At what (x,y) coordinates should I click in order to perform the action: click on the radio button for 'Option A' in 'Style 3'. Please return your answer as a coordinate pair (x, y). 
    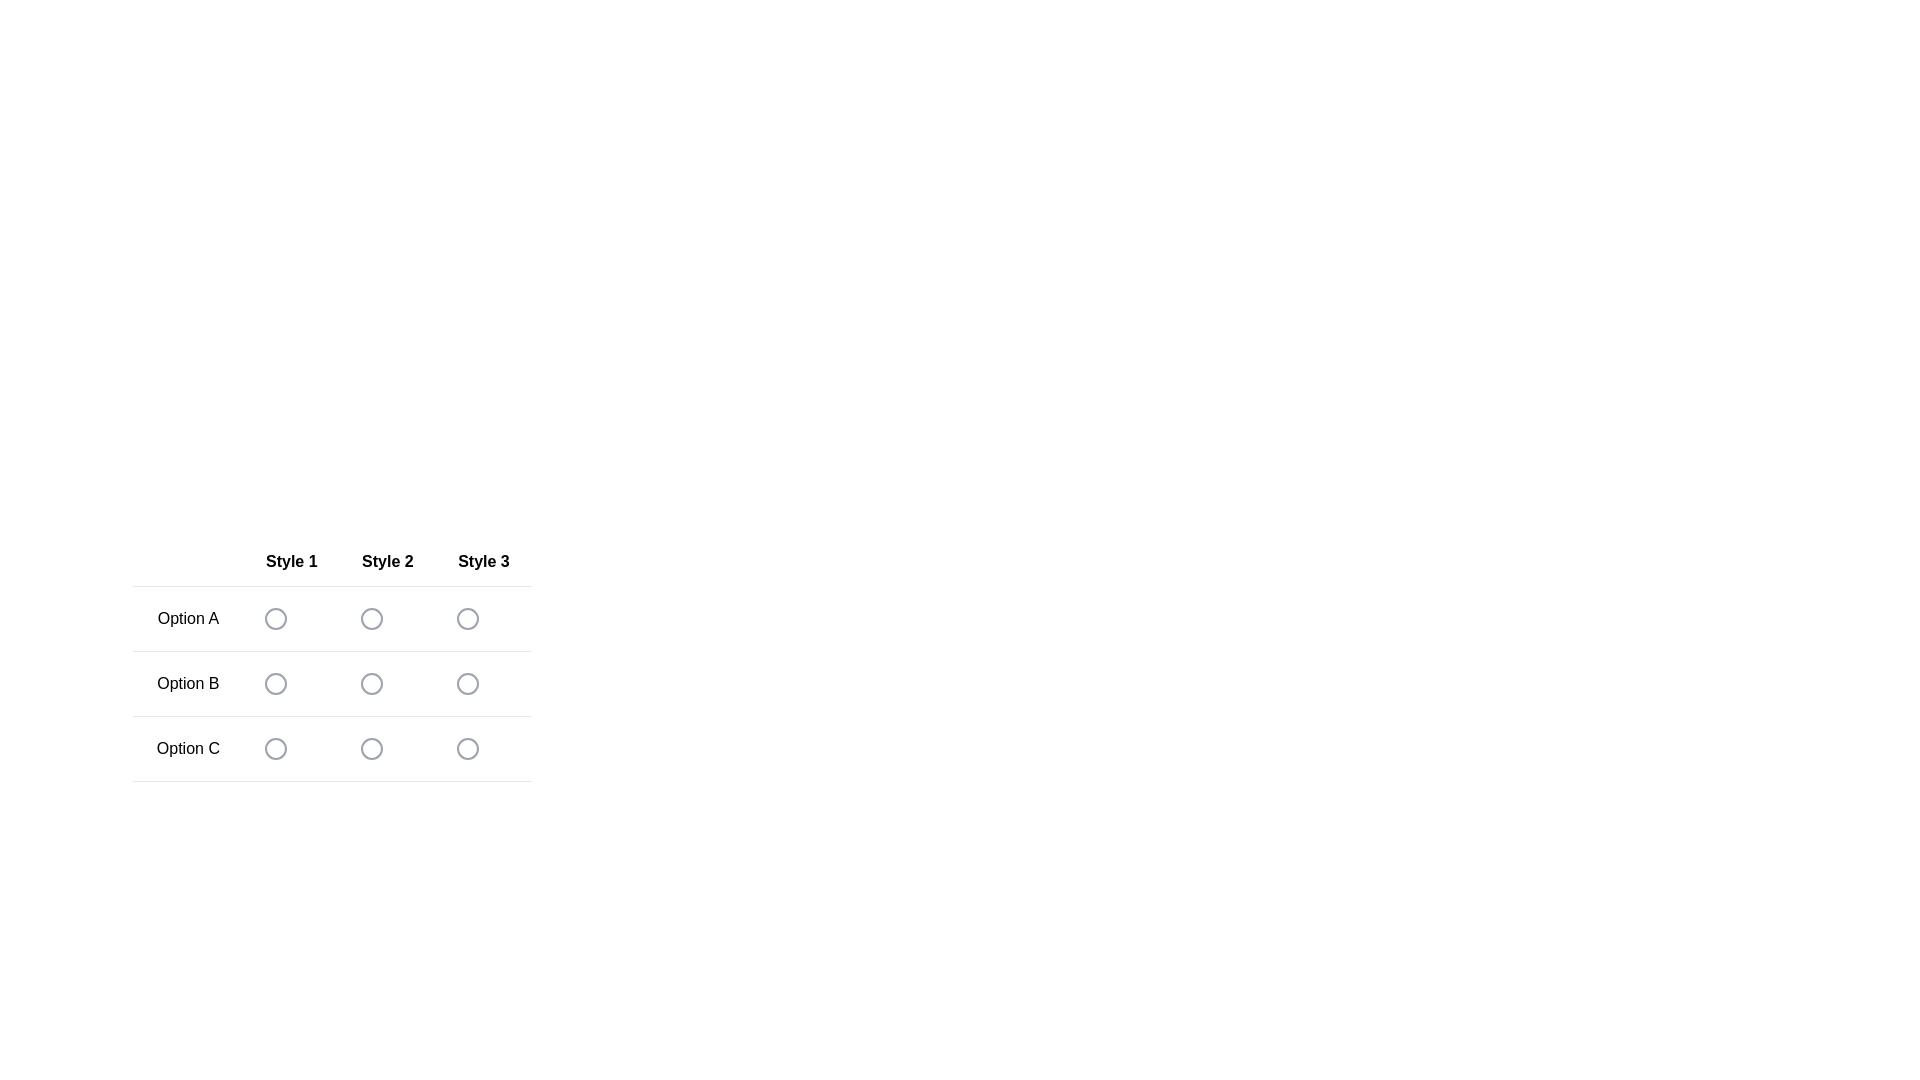
    Looking at the image, I should click on (484, 617).